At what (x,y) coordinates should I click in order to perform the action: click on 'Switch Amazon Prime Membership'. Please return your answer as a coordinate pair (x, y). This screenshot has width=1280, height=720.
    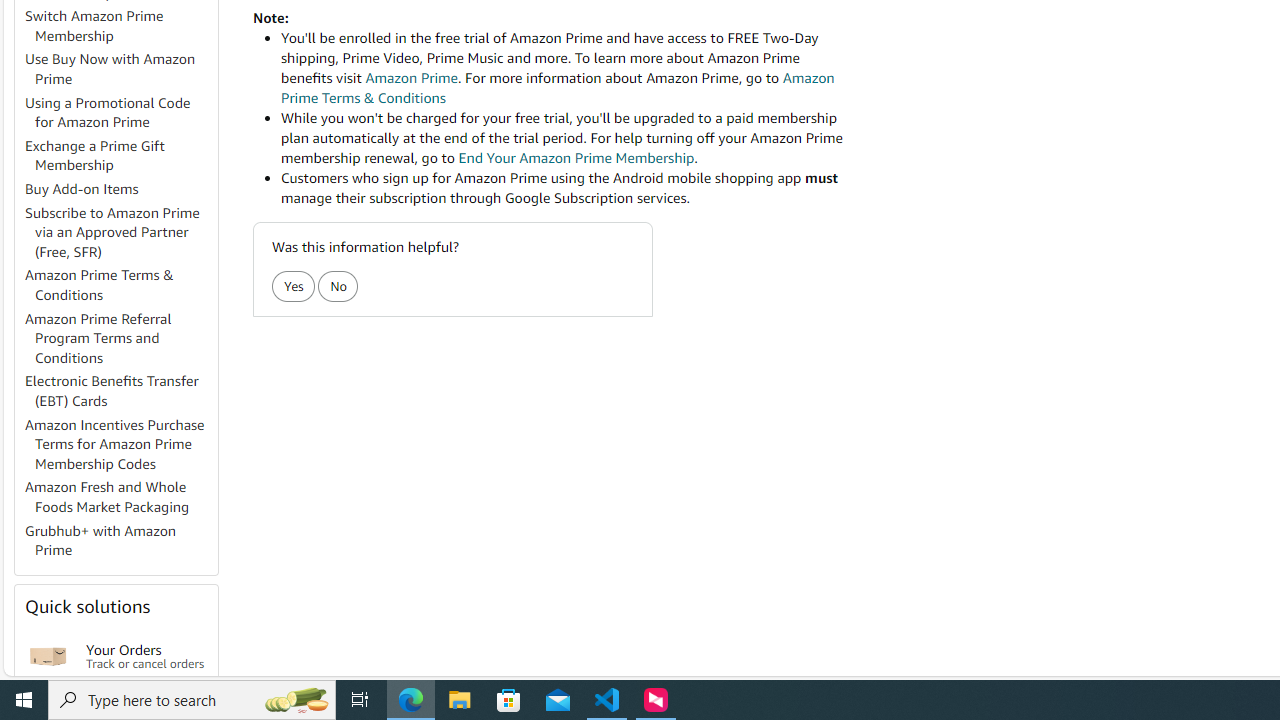
    Looking at the image, I should click on (93, 25).